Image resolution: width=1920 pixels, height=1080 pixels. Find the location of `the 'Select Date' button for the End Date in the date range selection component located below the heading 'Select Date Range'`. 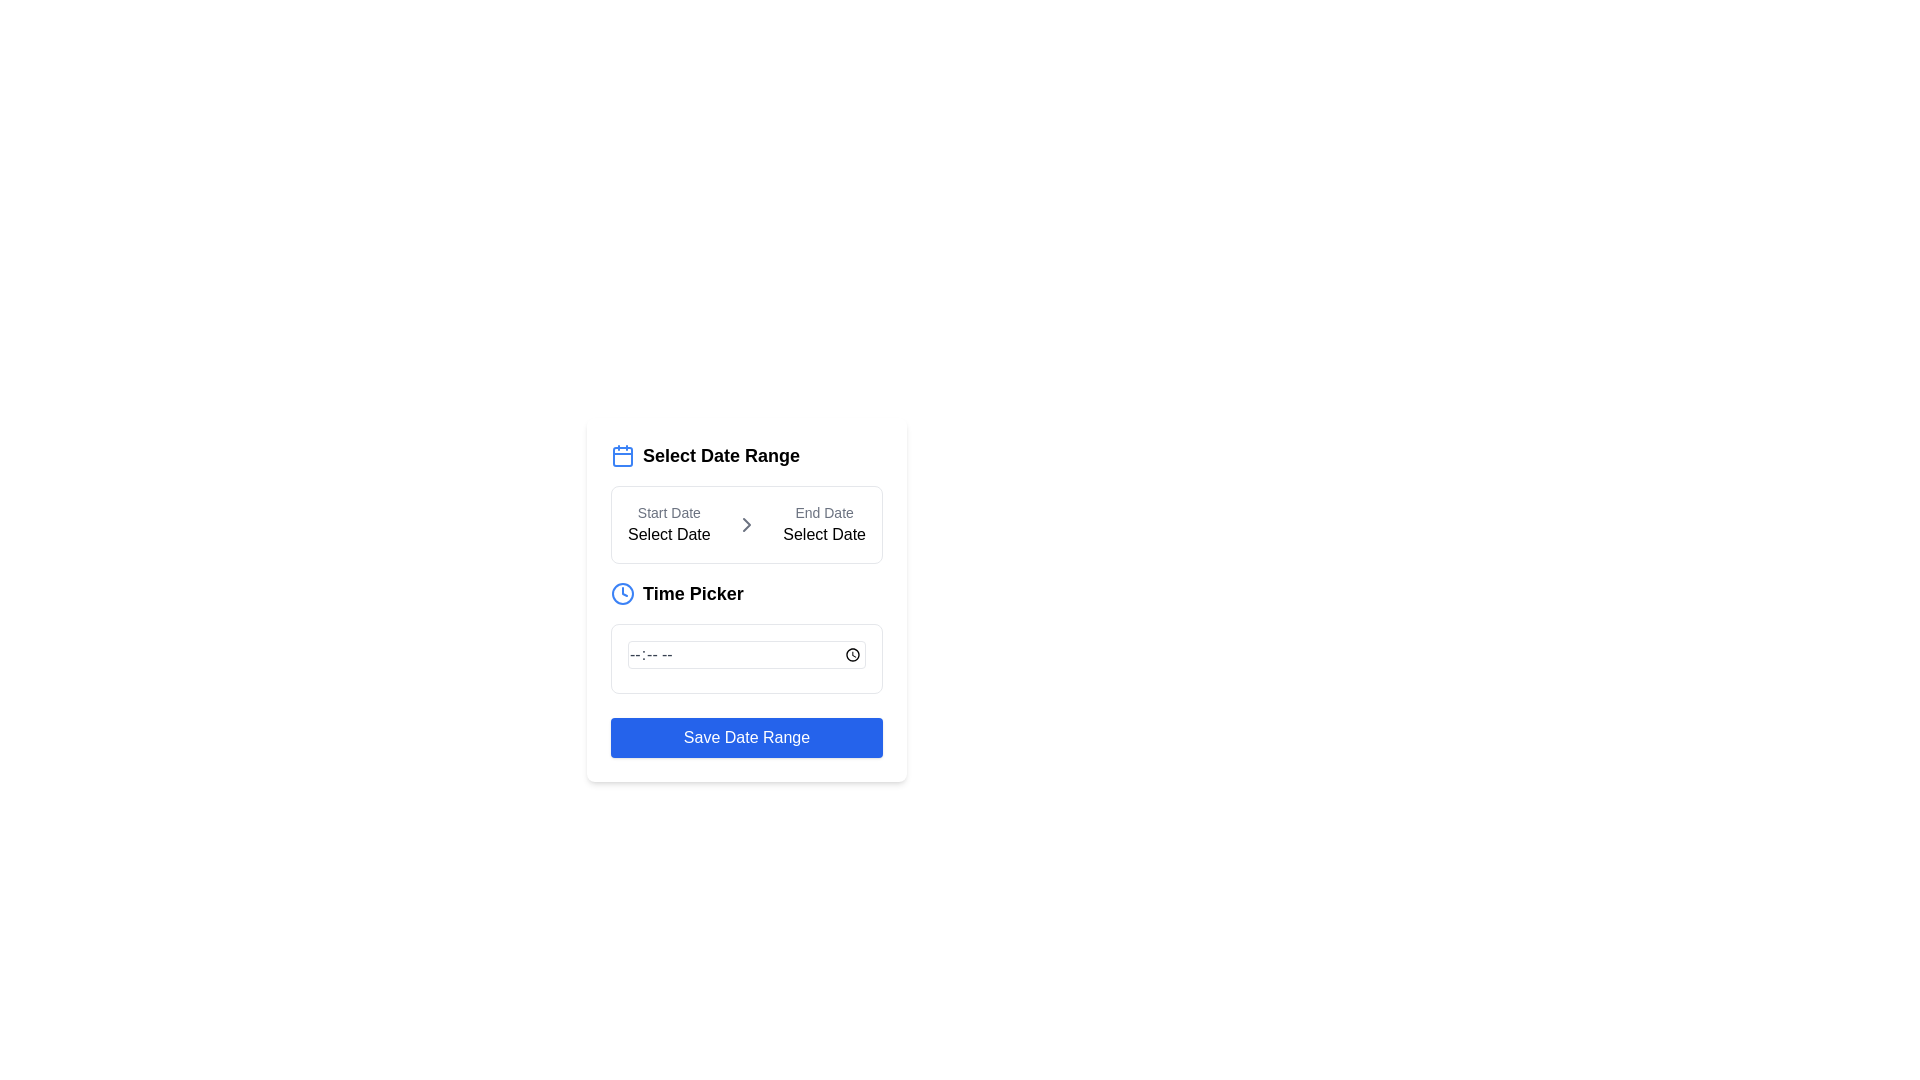

the 'Select Date' button for the End Date in the date range selection component located below the heading 'Select Date Range' is located at coordinates (746, 523).